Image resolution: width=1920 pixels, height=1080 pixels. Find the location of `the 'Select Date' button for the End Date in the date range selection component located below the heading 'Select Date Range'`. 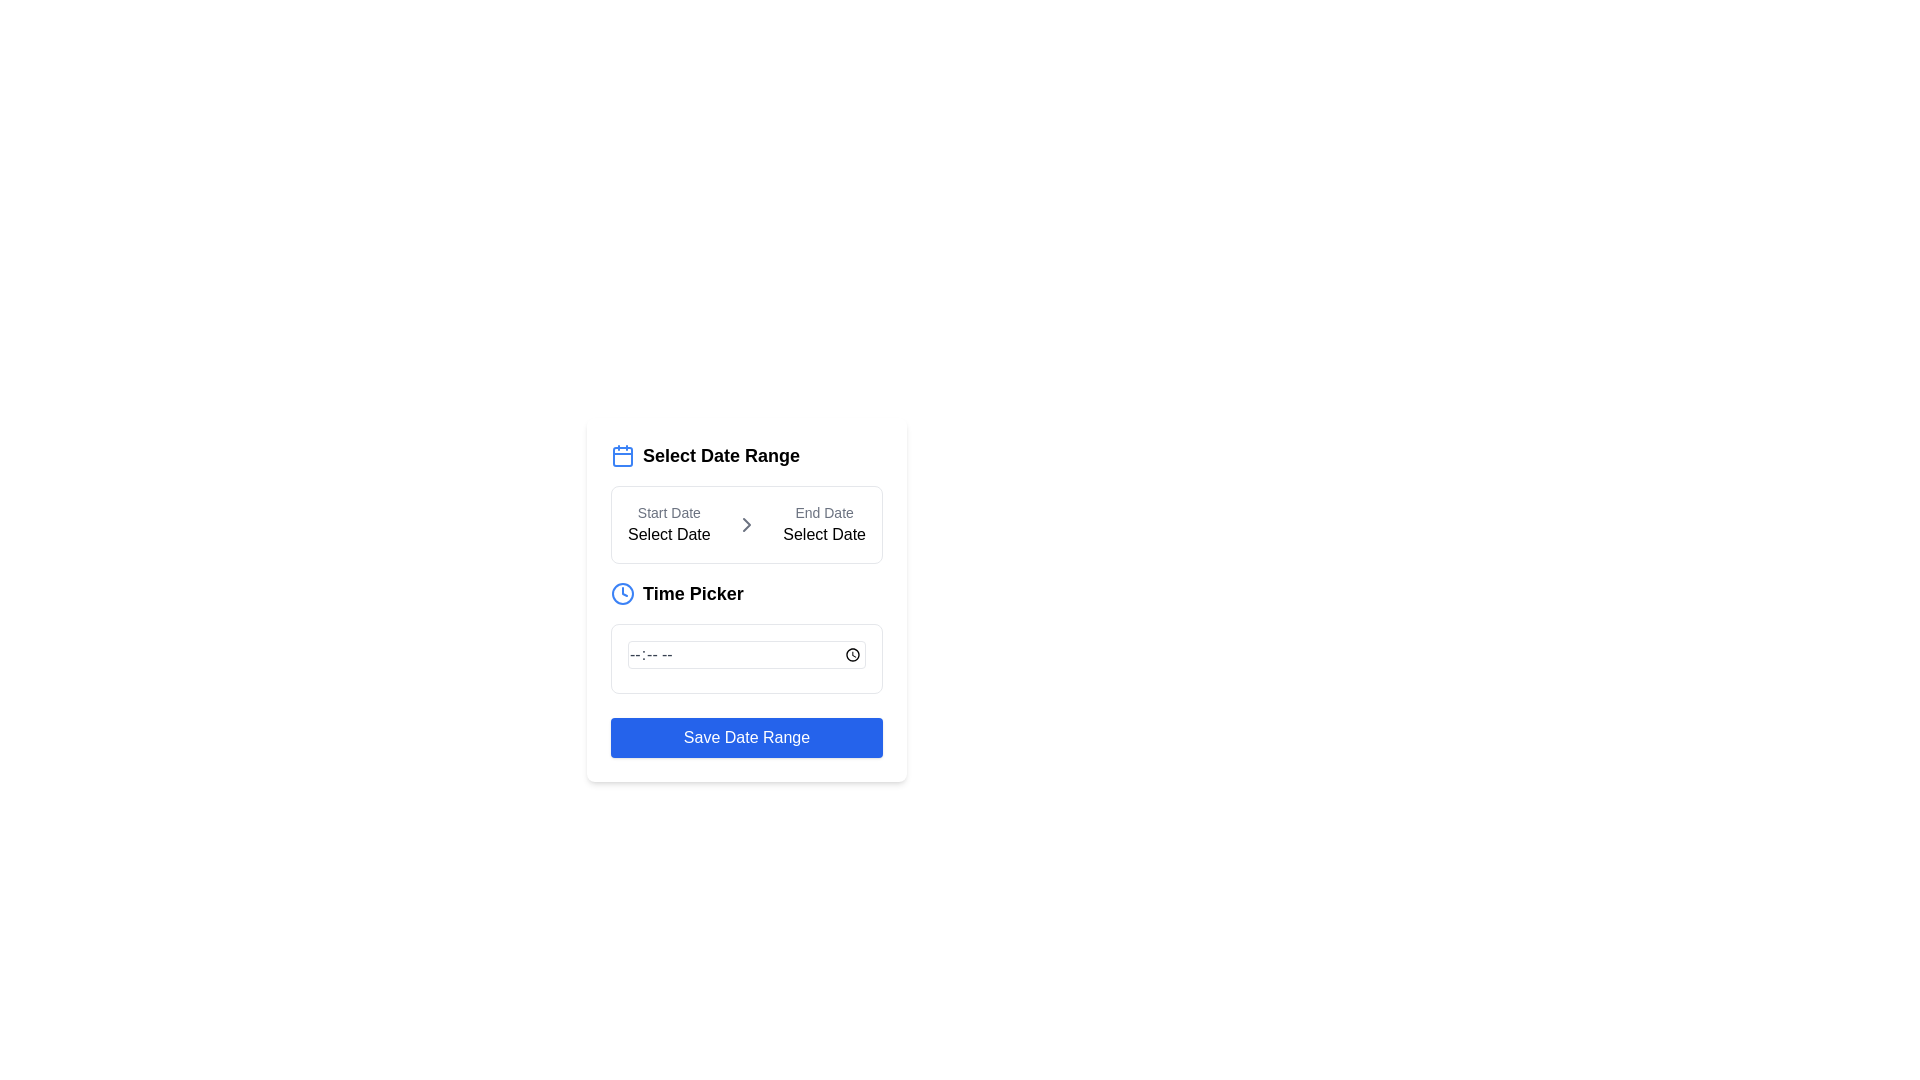

the 'Select Date' button for the End Date in the date range selection component located below the heading 'Select Date Range' is located at coordinates (746, 523).